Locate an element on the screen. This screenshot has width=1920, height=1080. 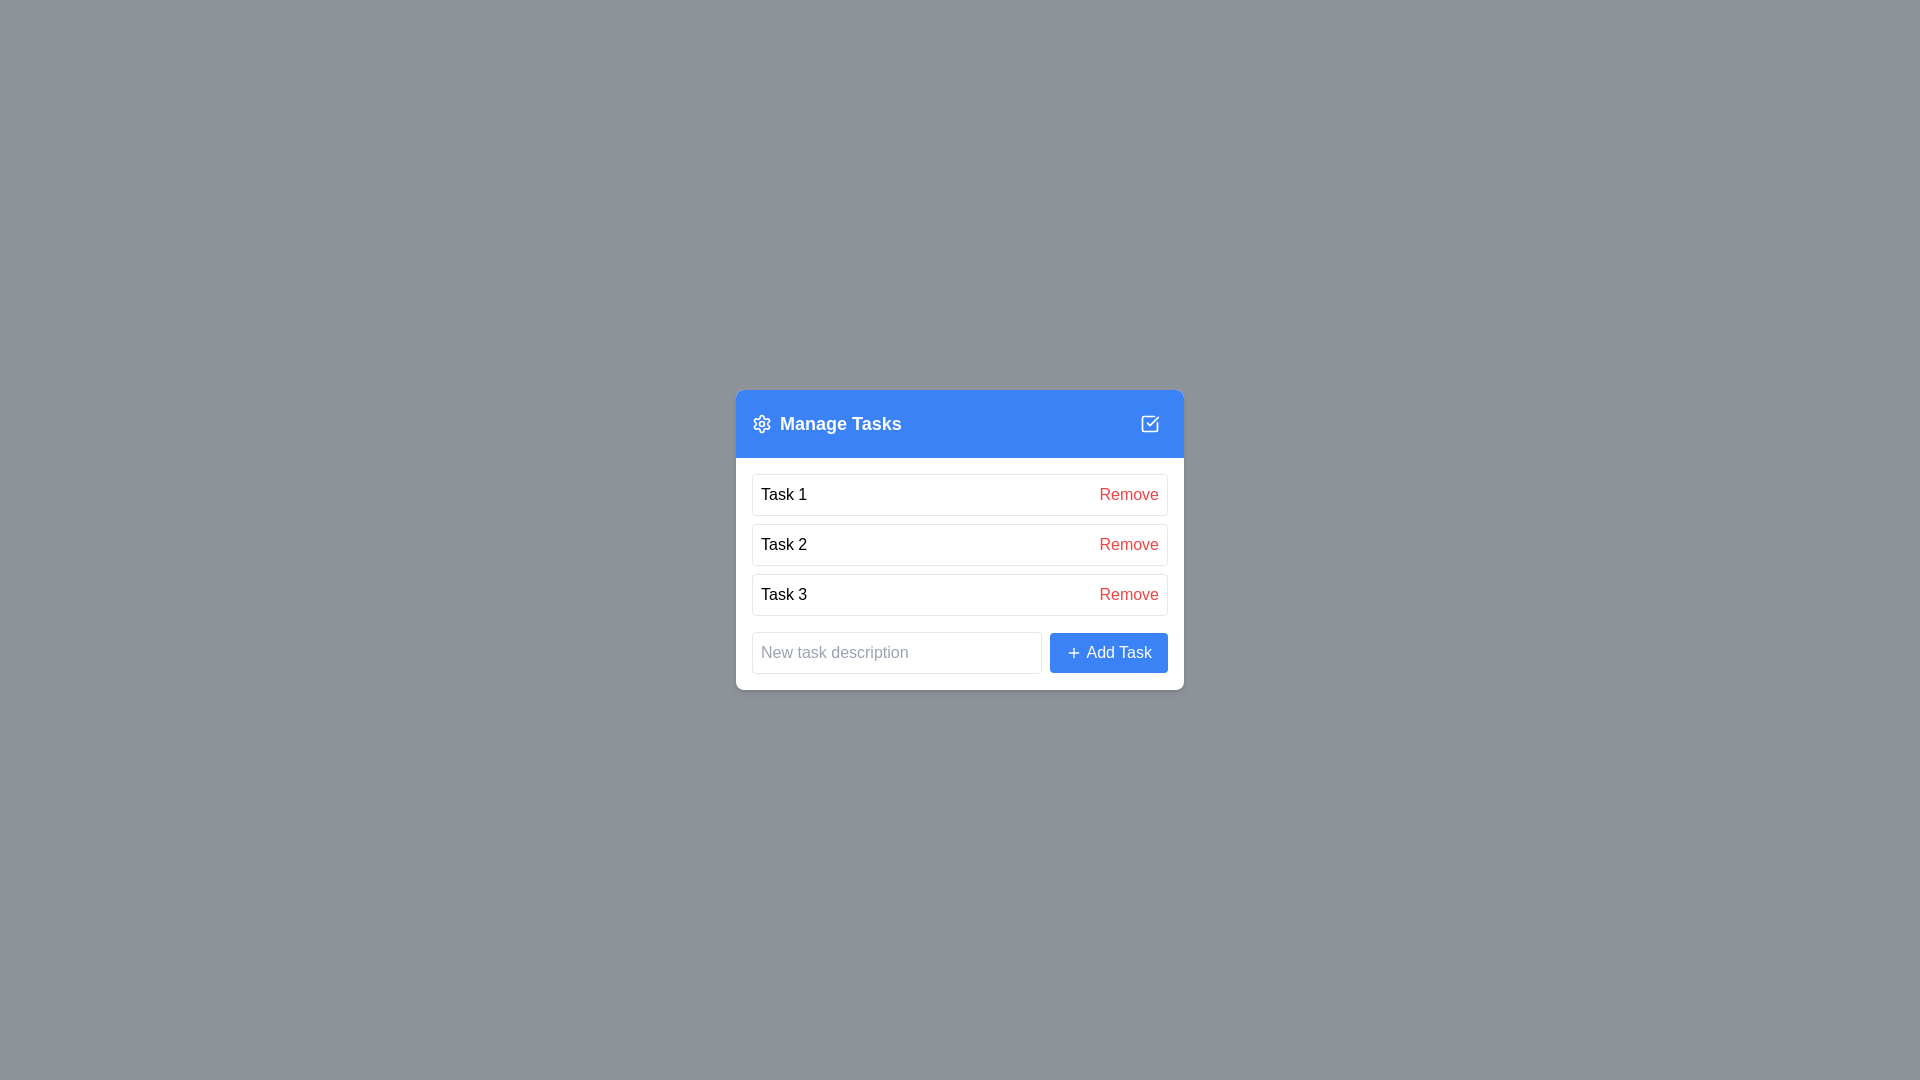
close button in the top-right corner of the dialog to close it is located at coordinates (1150, 423).